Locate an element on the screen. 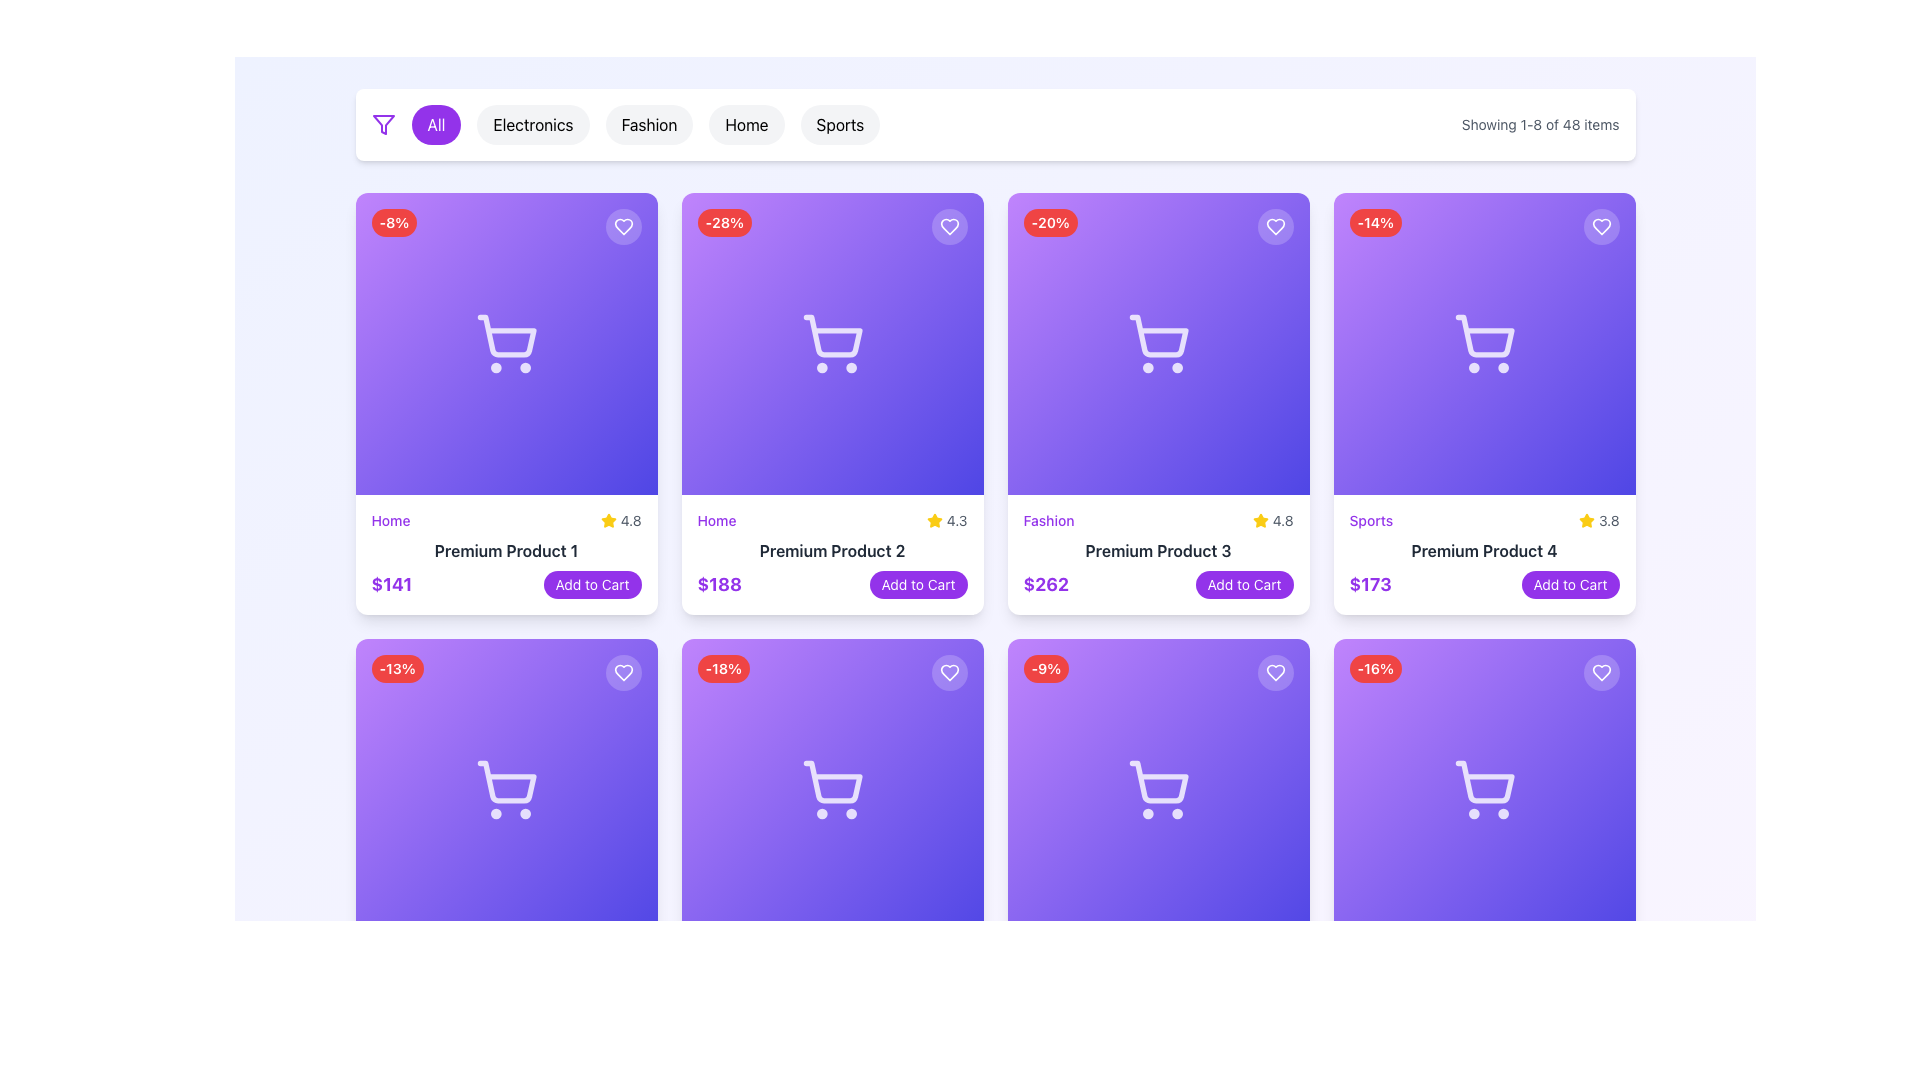 This screenshot has height=1080, width=1920. the text label that displays 'Premium Product 2', which is styled in bold gray font and is centrally aligned within its card in the grid layout is located at coordinates (832, 551).